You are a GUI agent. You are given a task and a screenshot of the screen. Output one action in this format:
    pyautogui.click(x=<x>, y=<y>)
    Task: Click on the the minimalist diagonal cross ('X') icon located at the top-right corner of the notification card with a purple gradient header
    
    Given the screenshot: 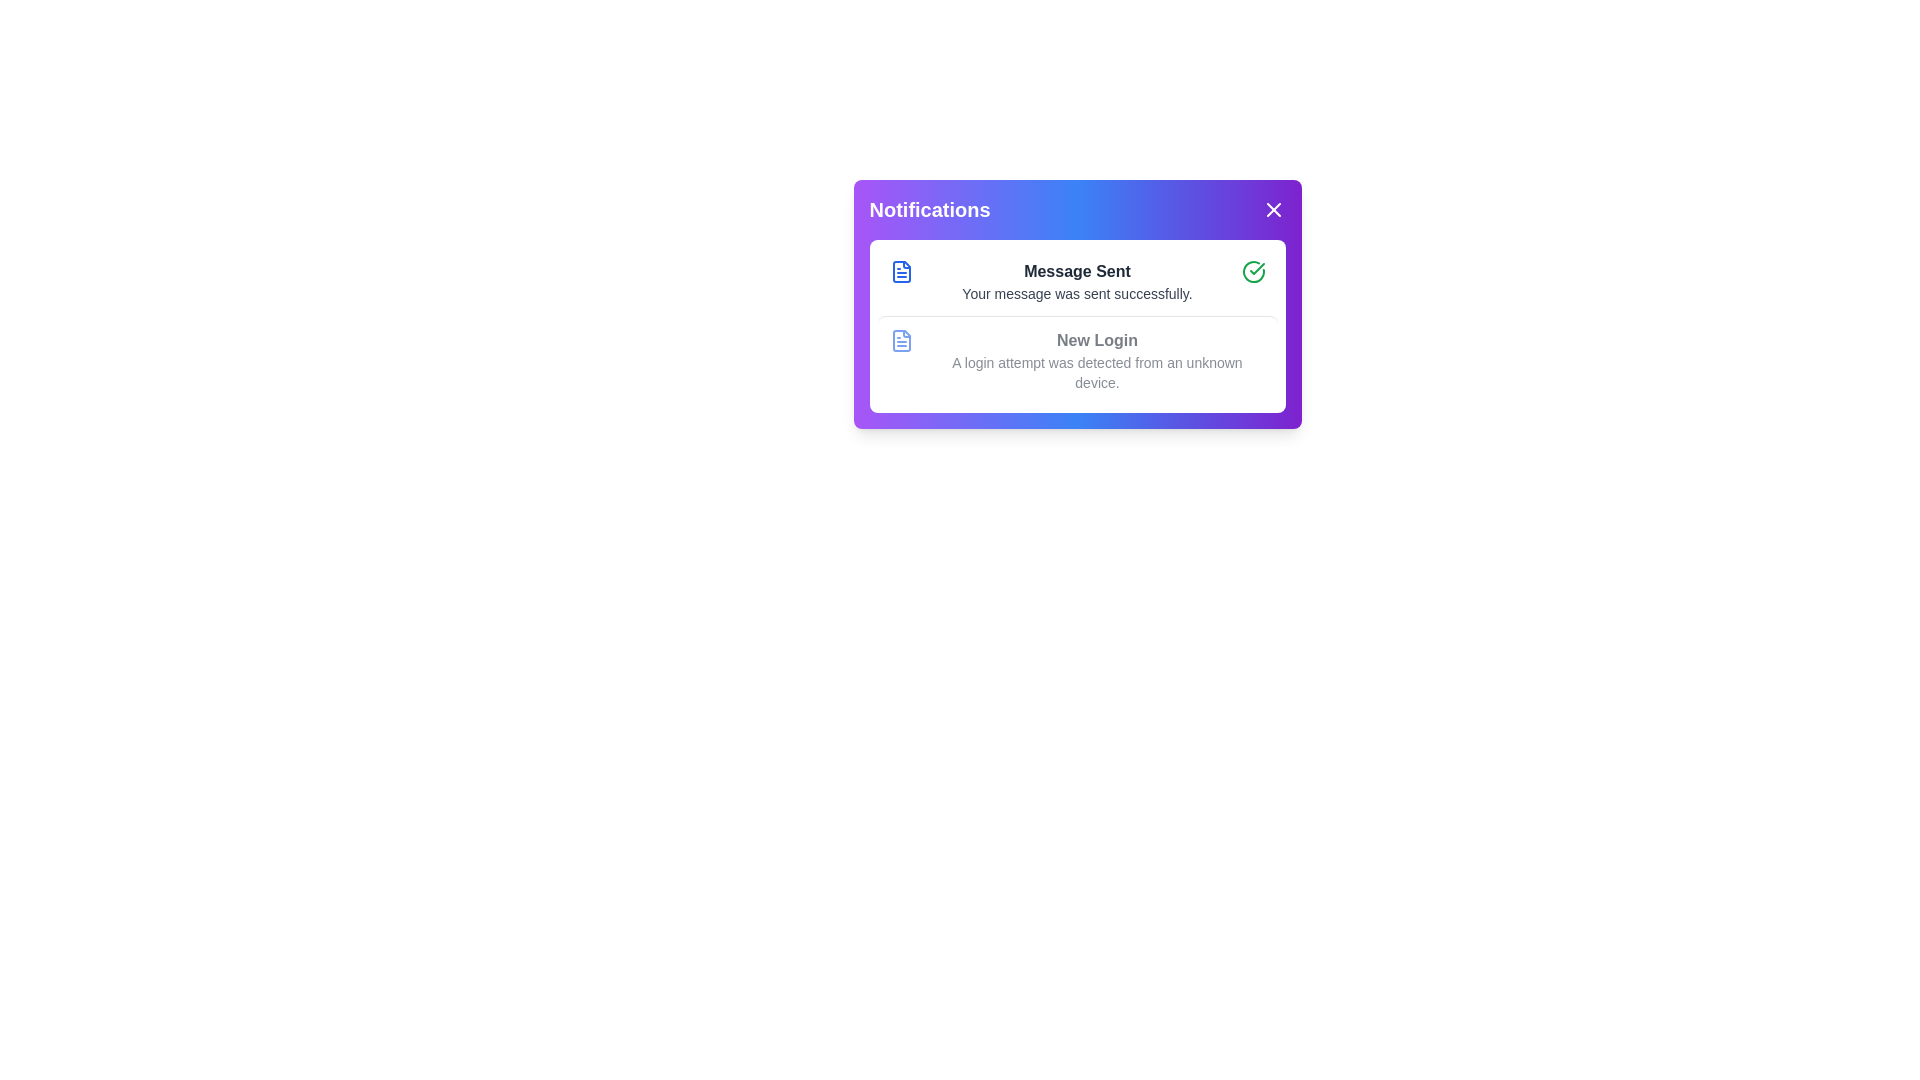 What is the action you would take?
    pyautogui.click(x=1272, y=209)
    